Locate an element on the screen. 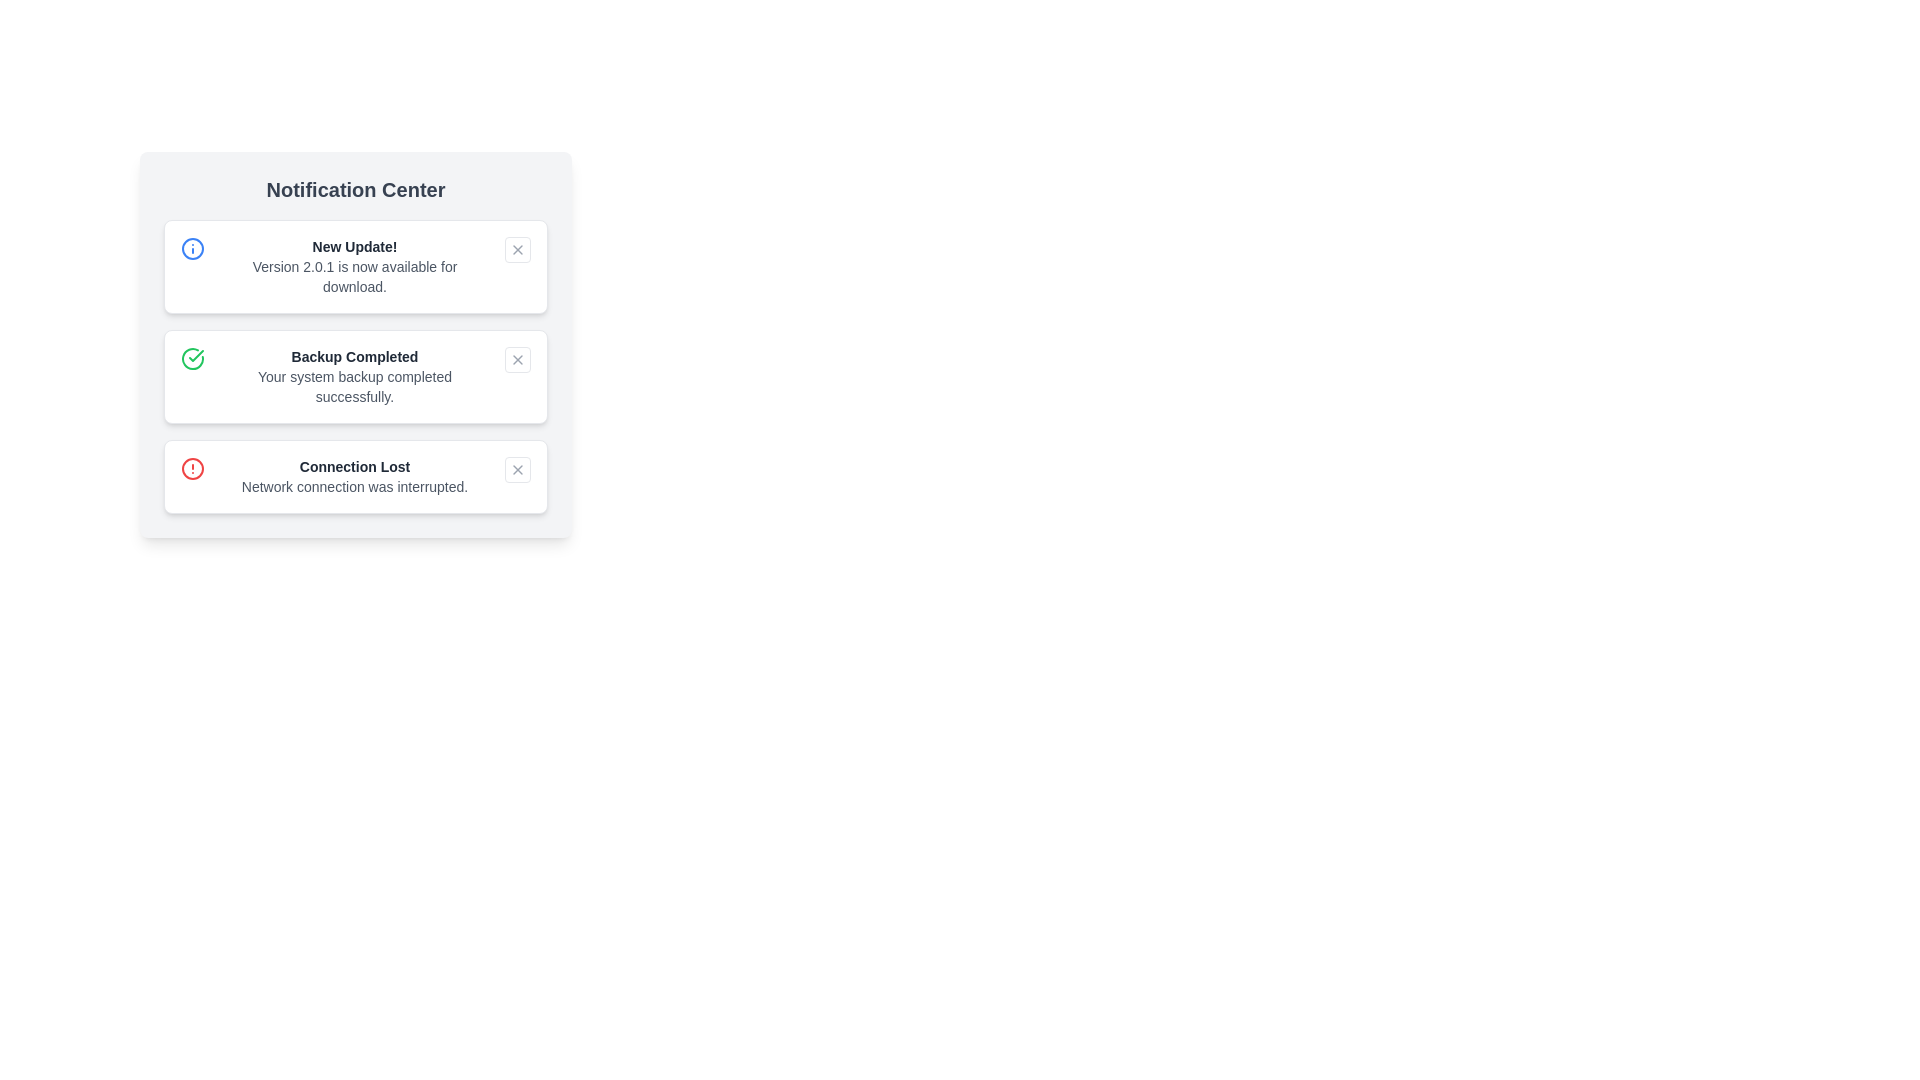 Image resolution: width=1920 pixels, height=1080 pixels. the success indicator icon located in the second notification card from the top, aligned to the left side of the card is located at coordinates (196, 354).